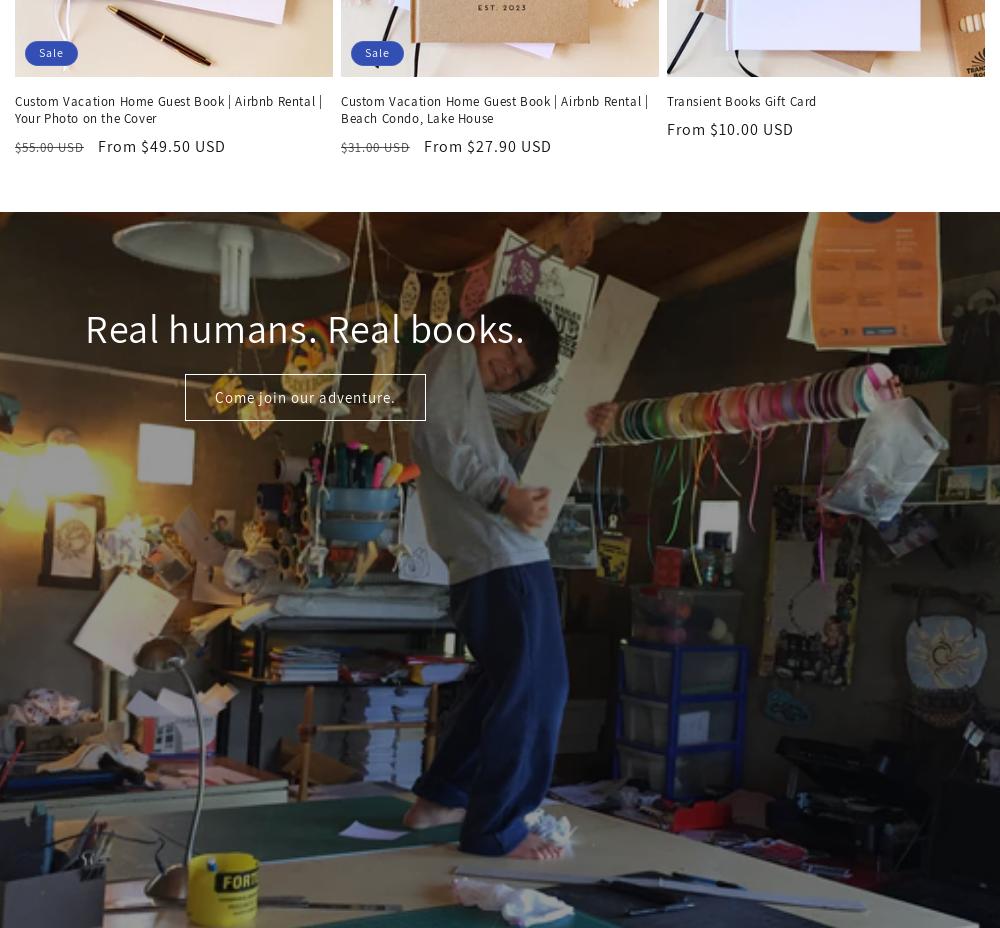  Describe the element at coordinates (740, 99) in the screenshot. I see `'Transient Books Gift Card'` at that location.